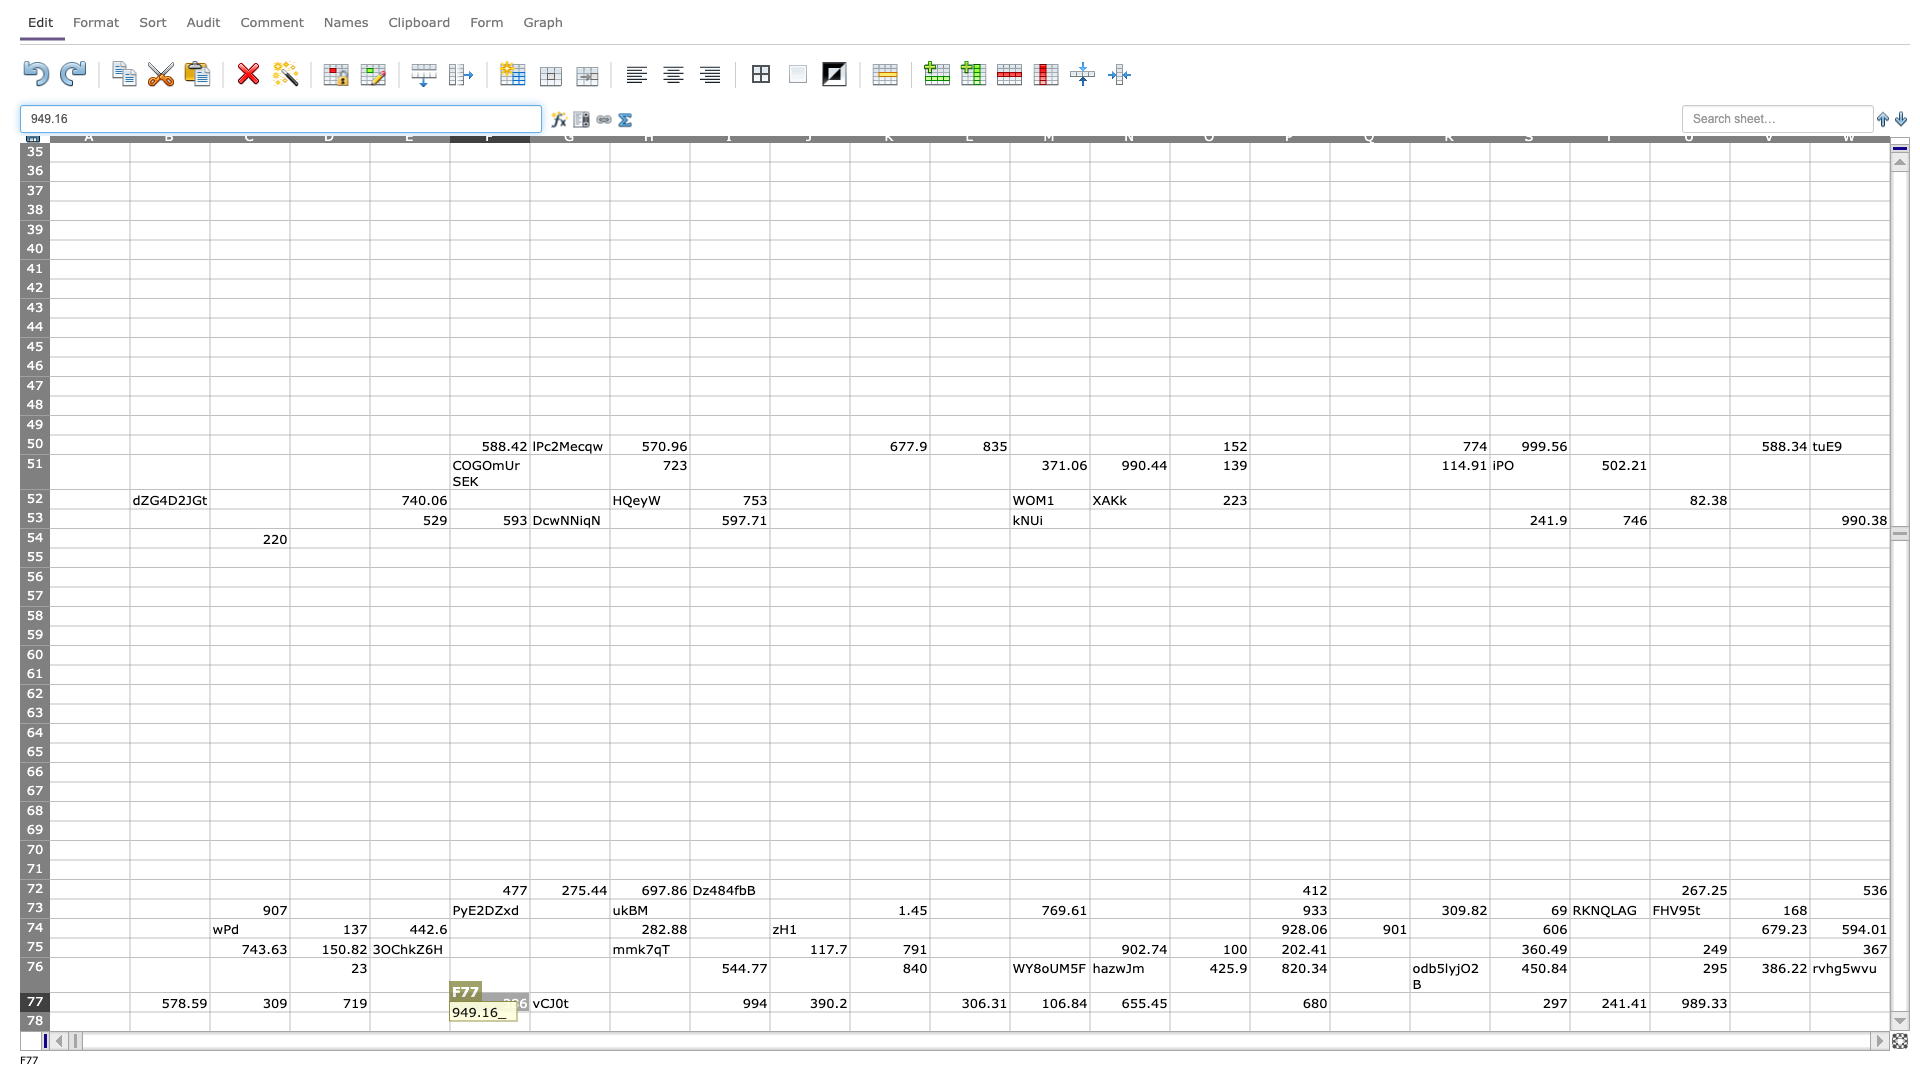 This screenshot has width=1920, height=1080. I want to click on Northwest corner of cell G78, so click(529, 1011).